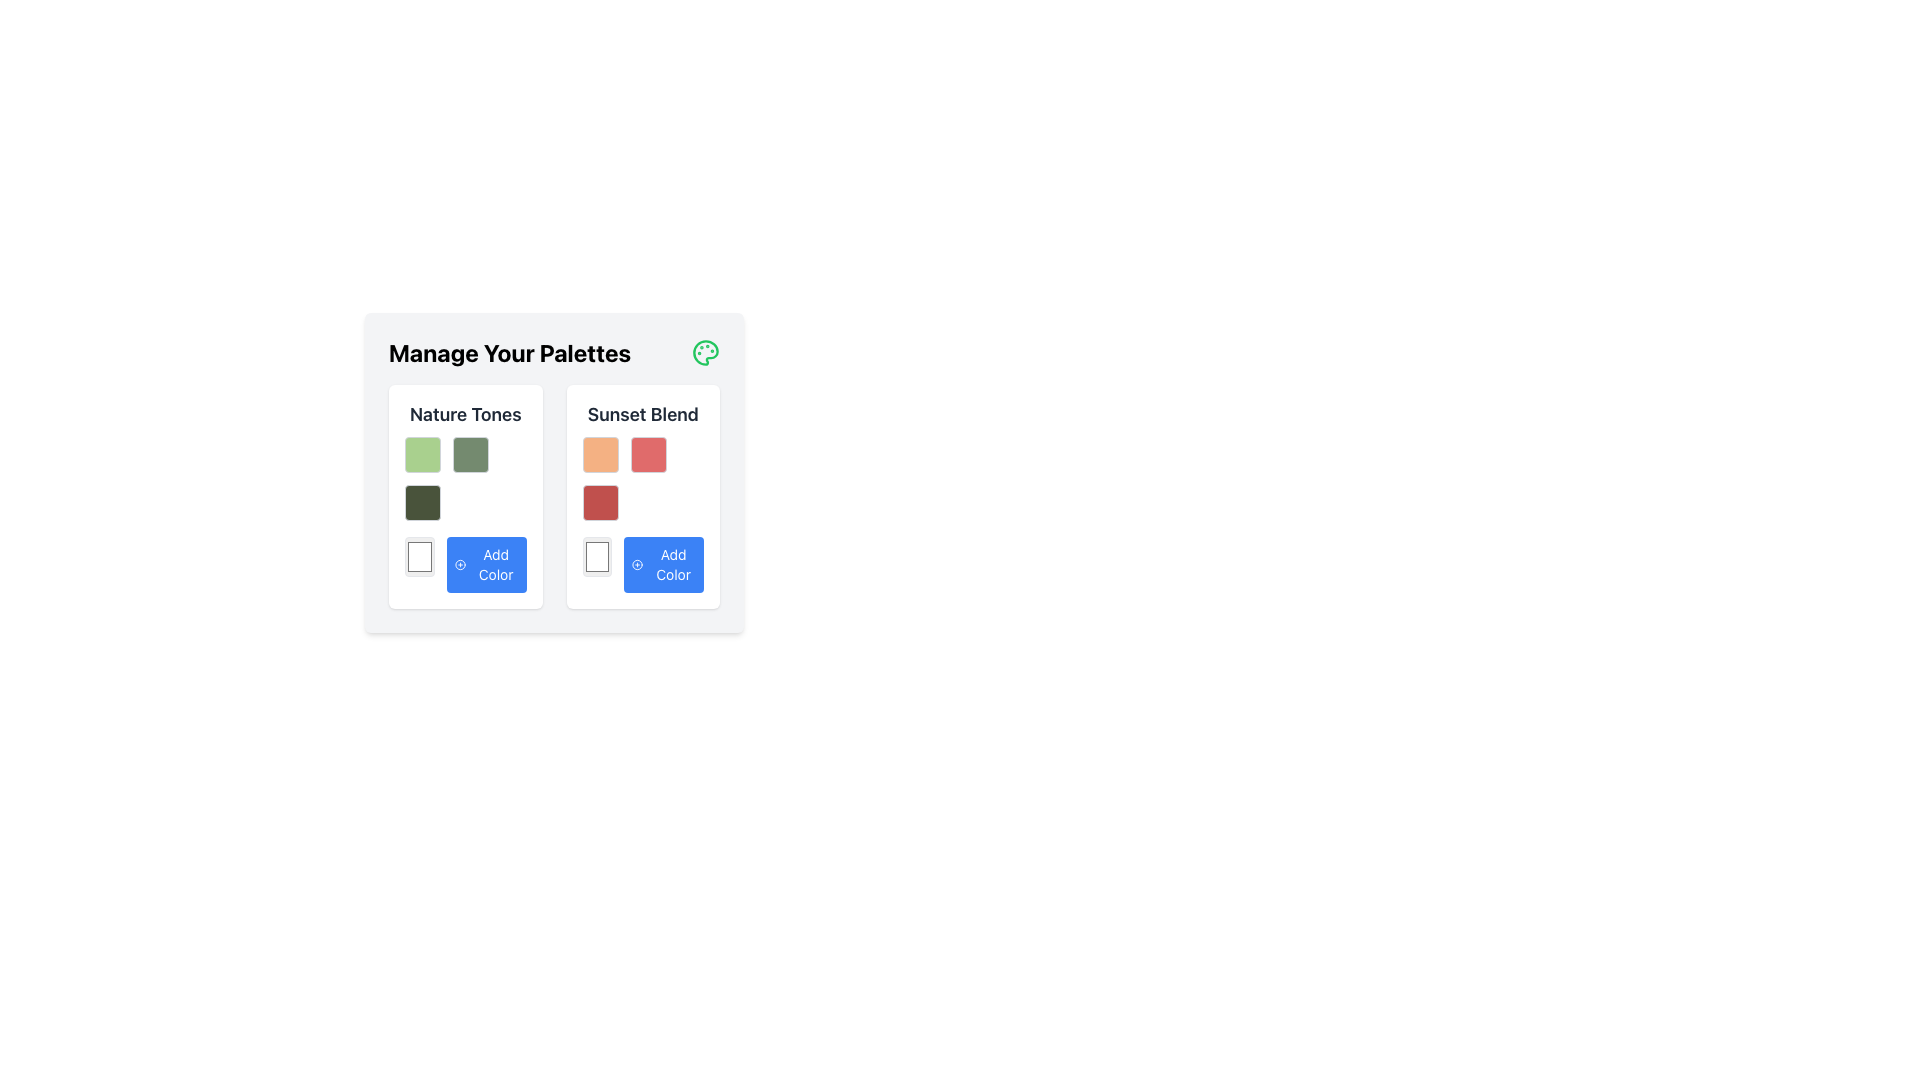 This screenshot has height=1080, width=1920. Describe the element at coordinates (421, 455) in the screenshot. I see `the light green color swatch in the 'Nature Tones' palette` at that location.